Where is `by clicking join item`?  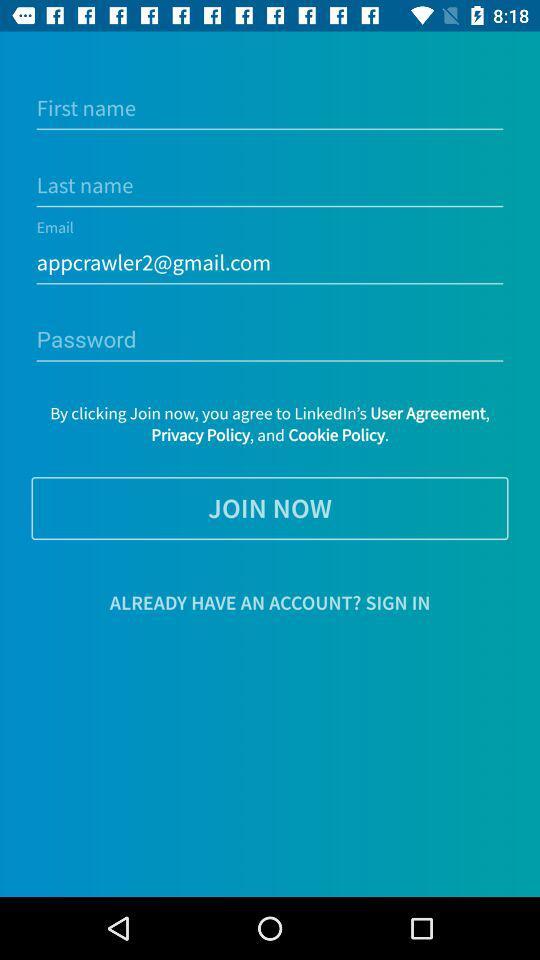 by clicking join item is located at coordinates (270, 424).